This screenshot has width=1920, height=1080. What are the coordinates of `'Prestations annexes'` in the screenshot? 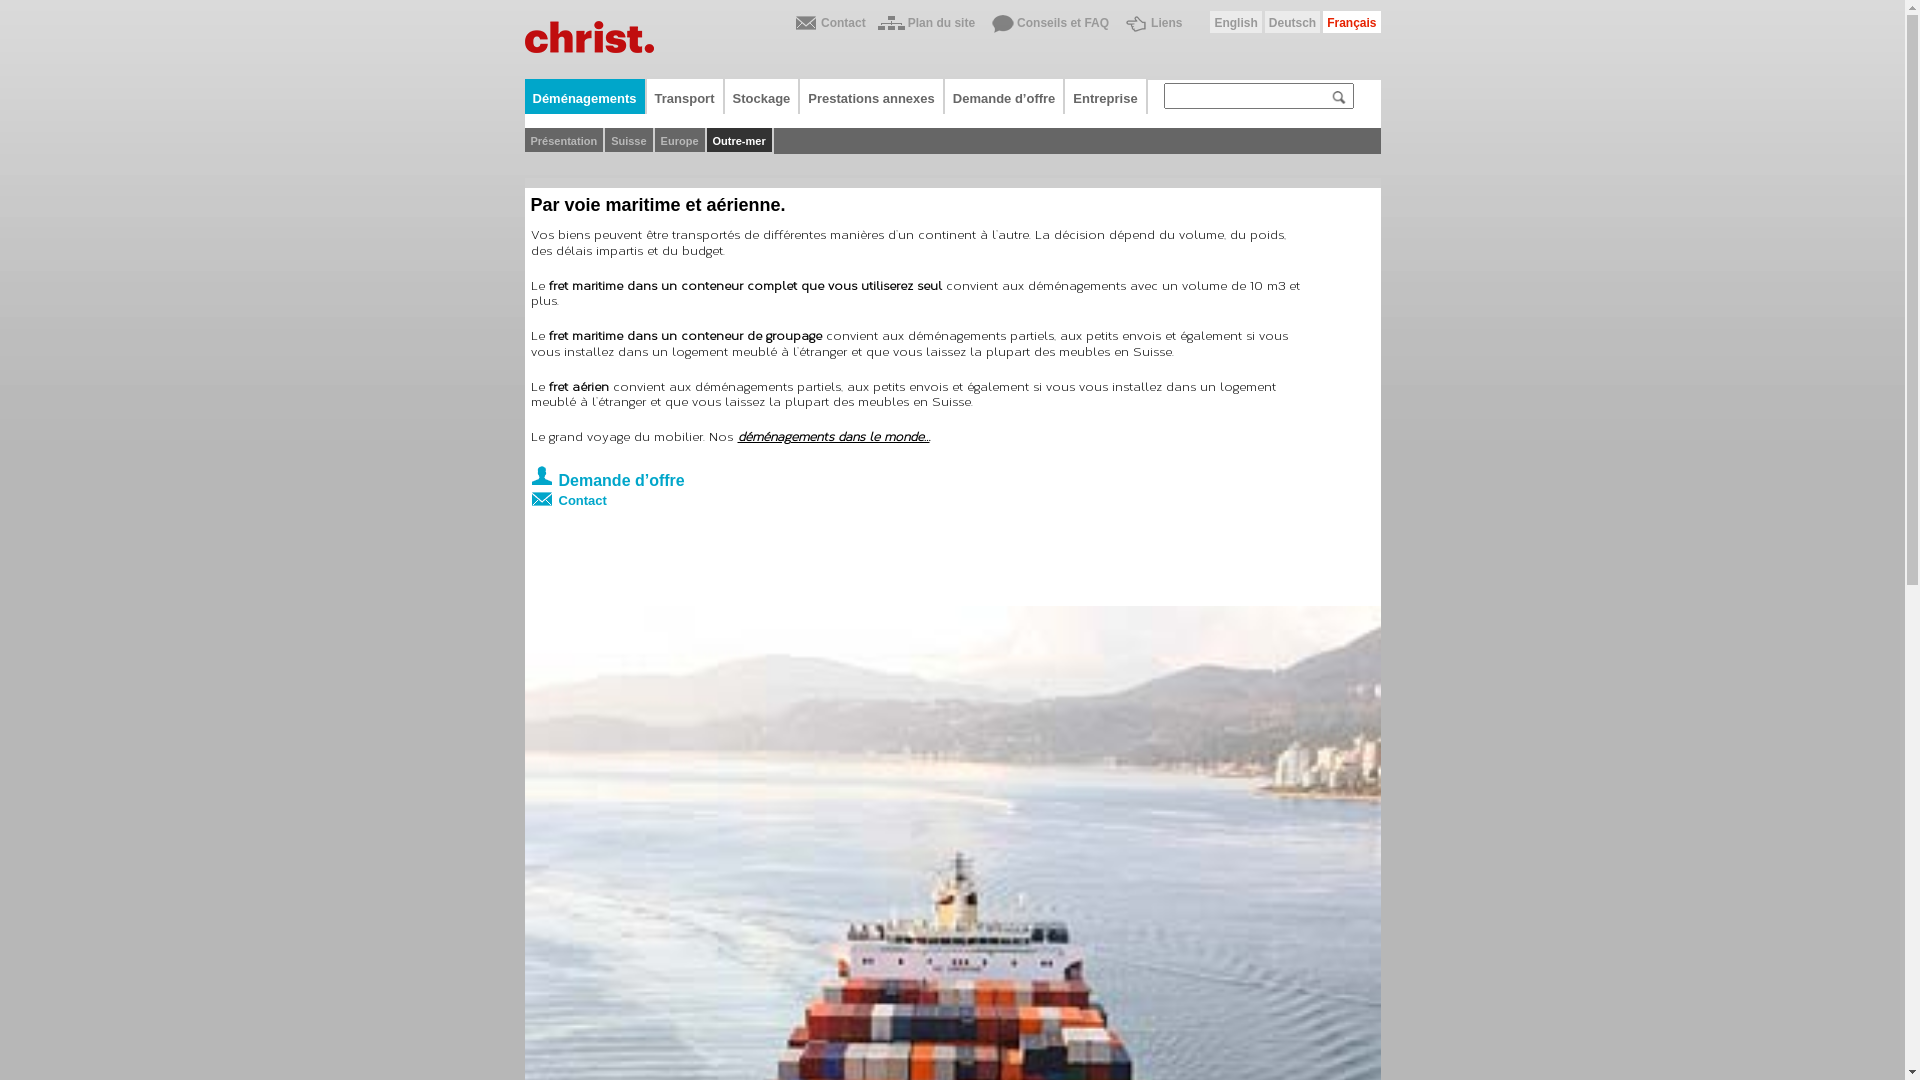 It's located at (872, 96).